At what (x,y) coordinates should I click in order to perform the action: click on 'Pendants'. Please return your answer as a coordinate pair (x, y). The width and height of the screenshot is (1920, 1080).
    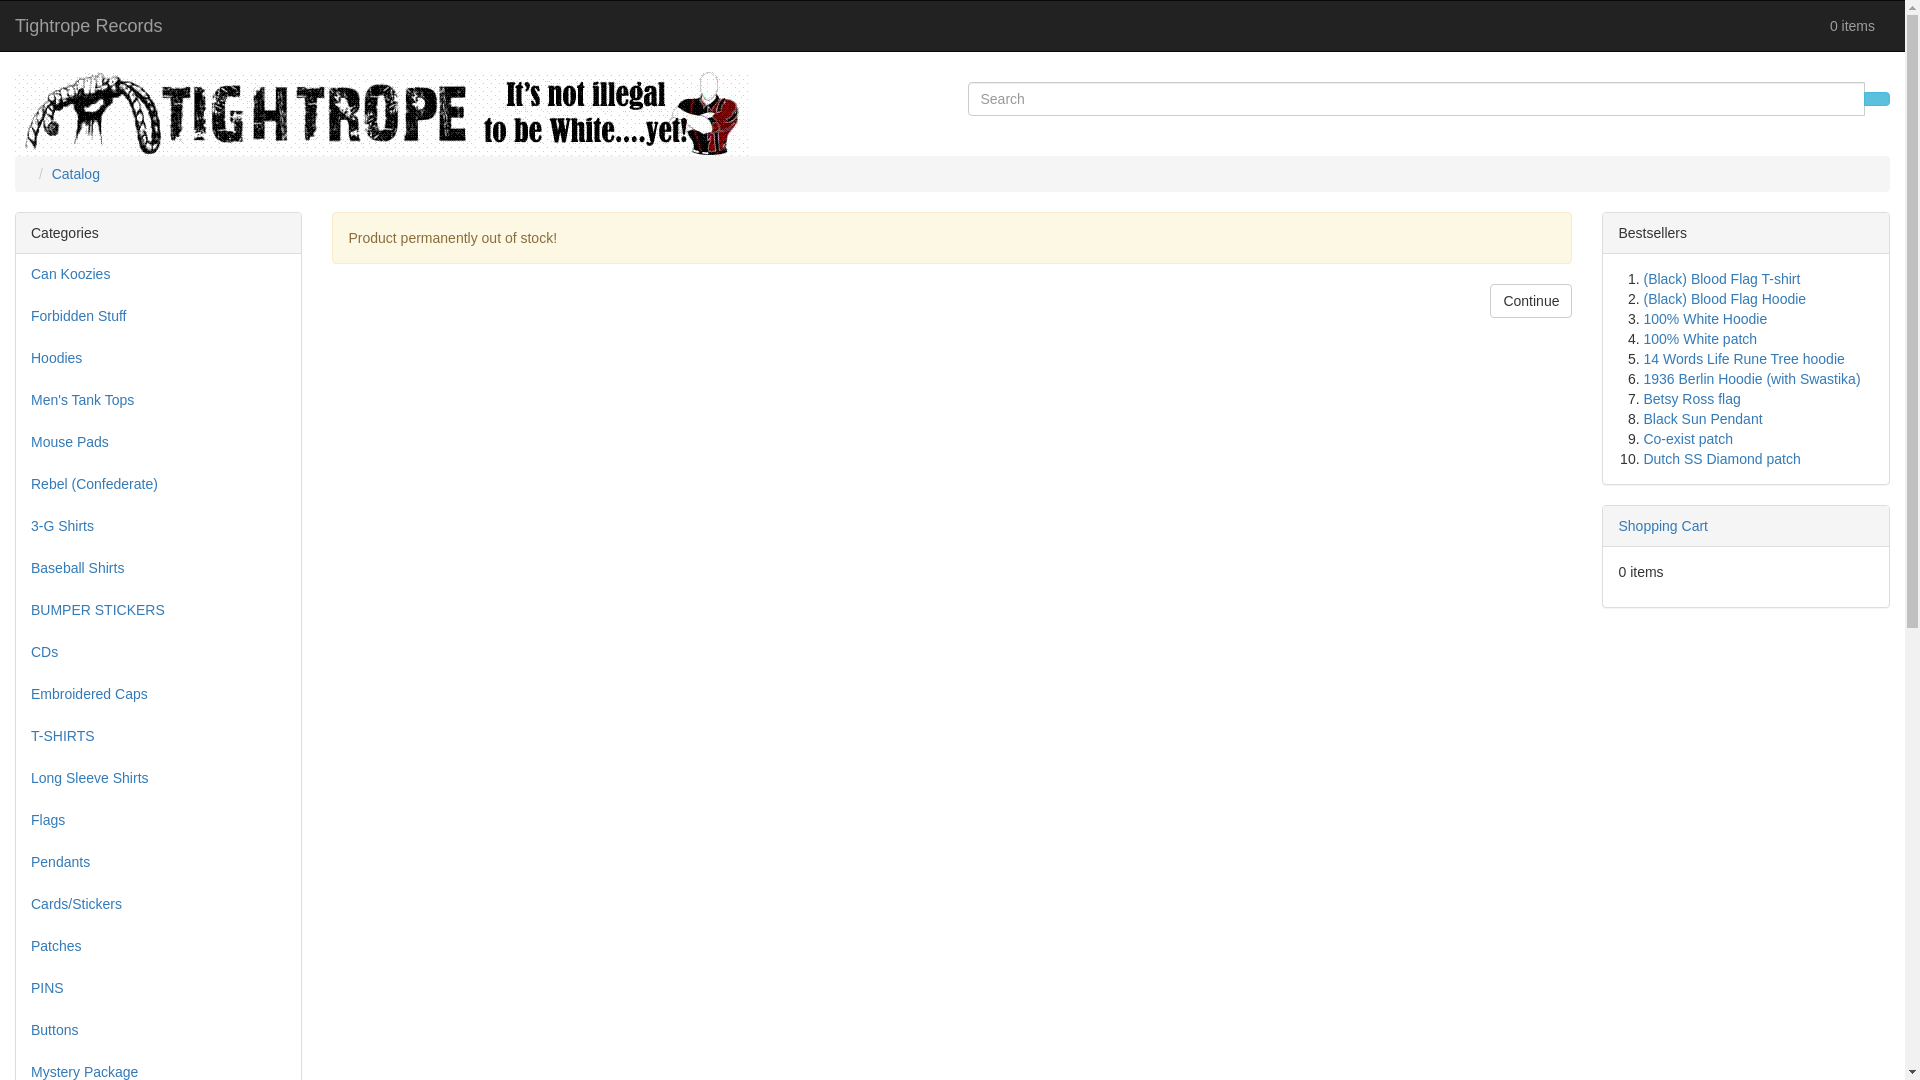
    Looking at the image, I should click on (15, 860).